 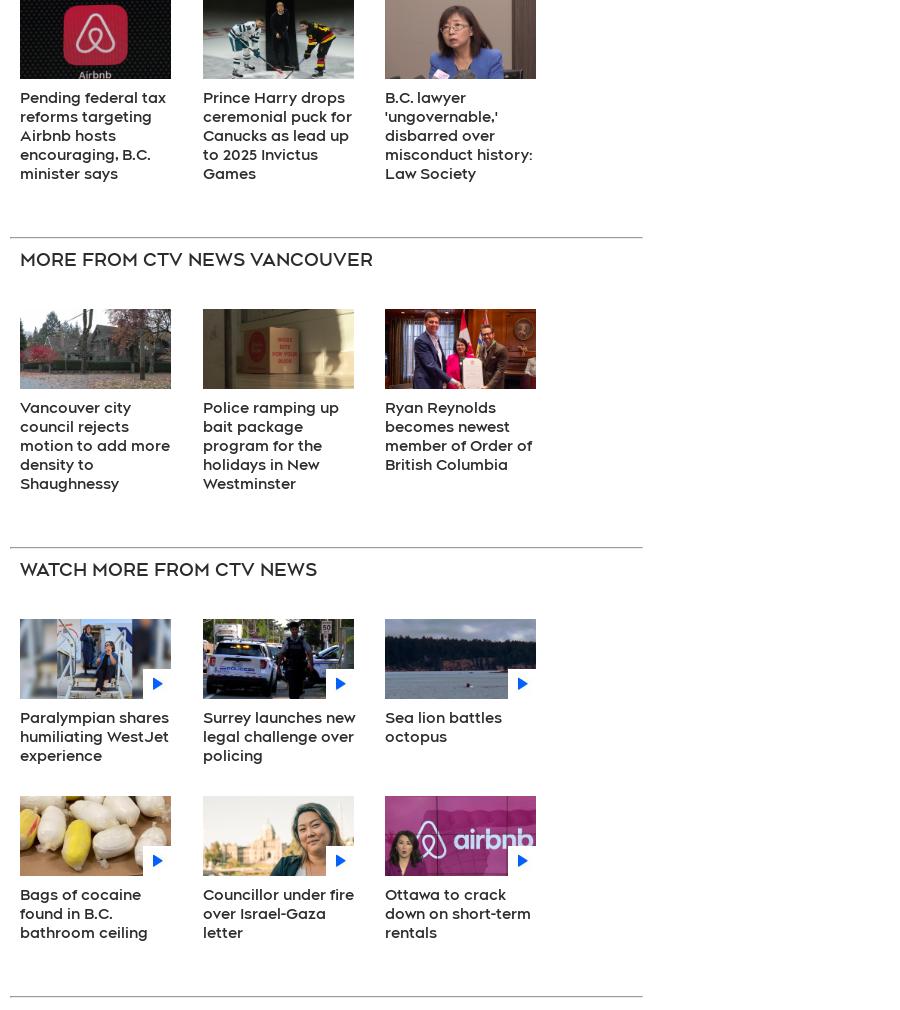 What do you see at coordinates (196, 258) in the screenshot?
I see `'More From CTV News Vancouver'` at bounding box center [196, 258].